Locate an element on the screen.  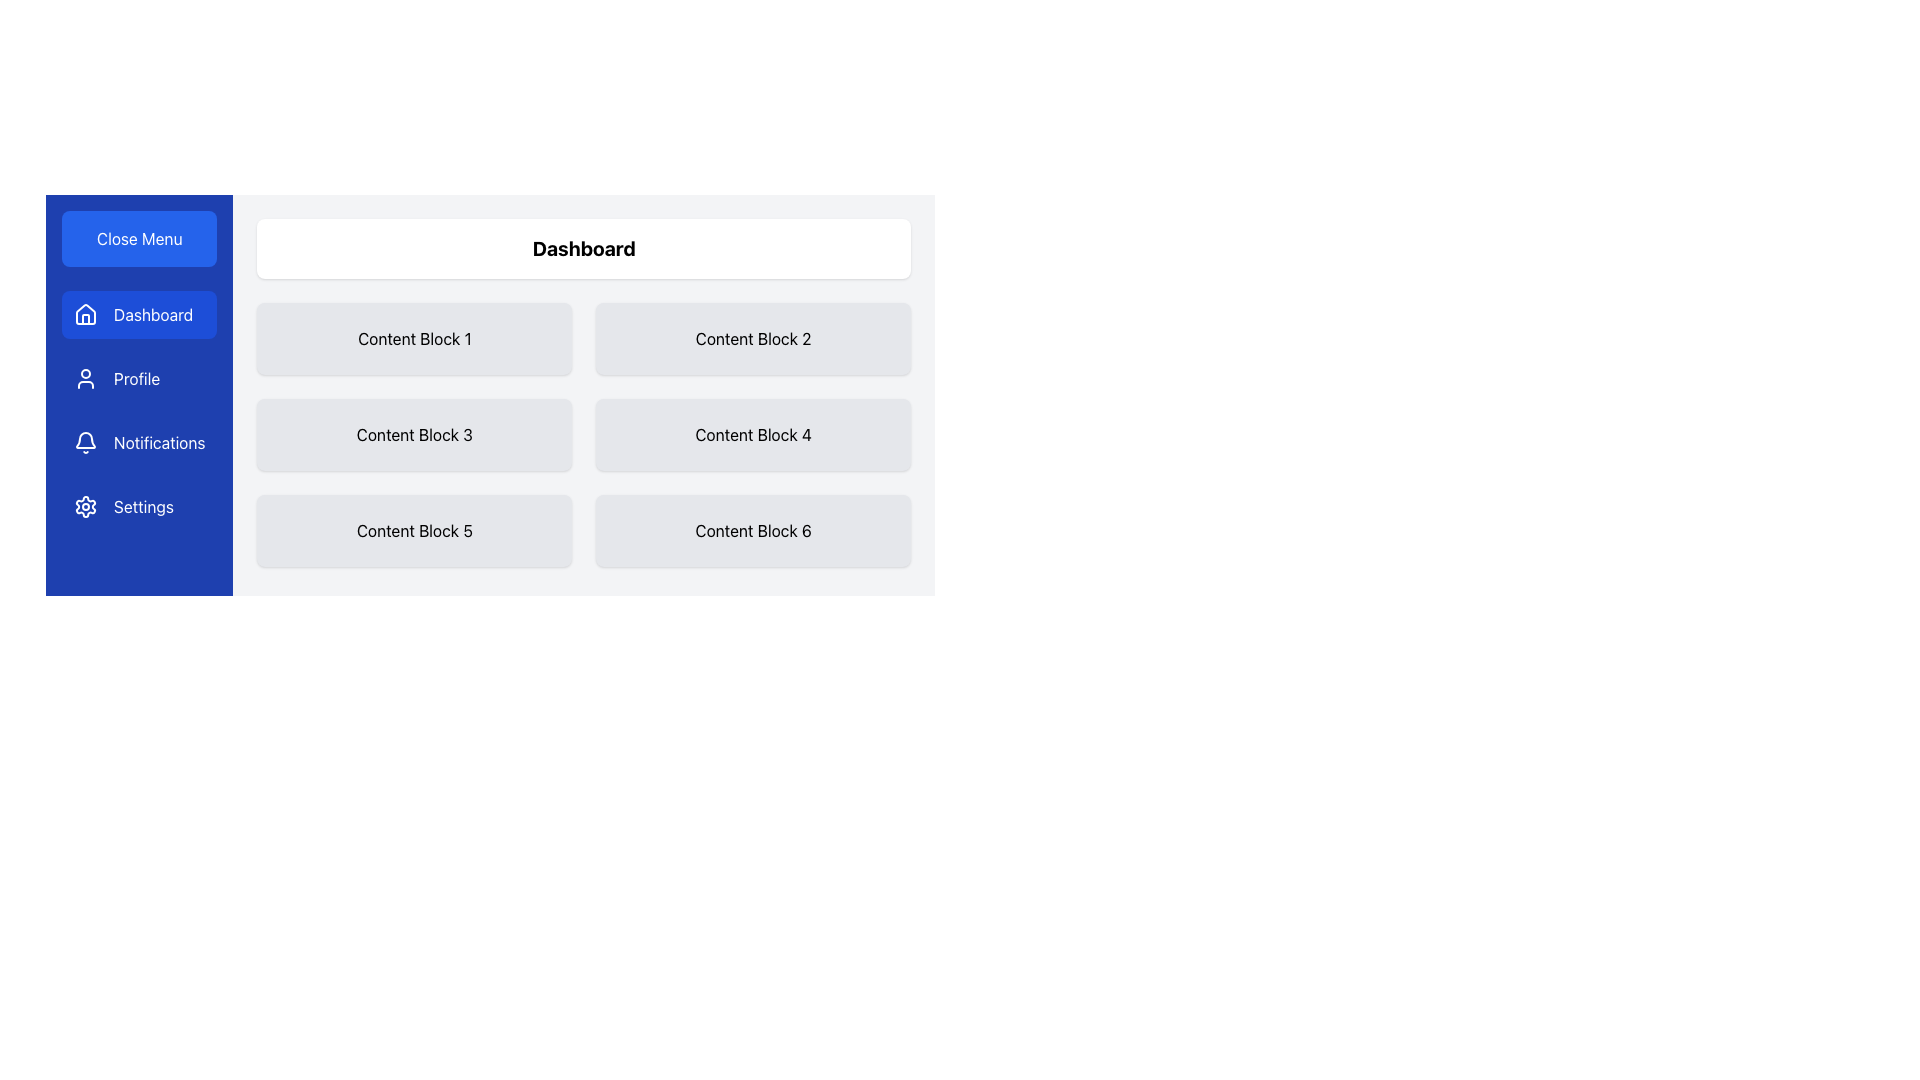
the 'Settings' button, which is a horizontally aligned button with a gear icon on the left and blue background located in the left sidebar is located at coordinates (138, 505).